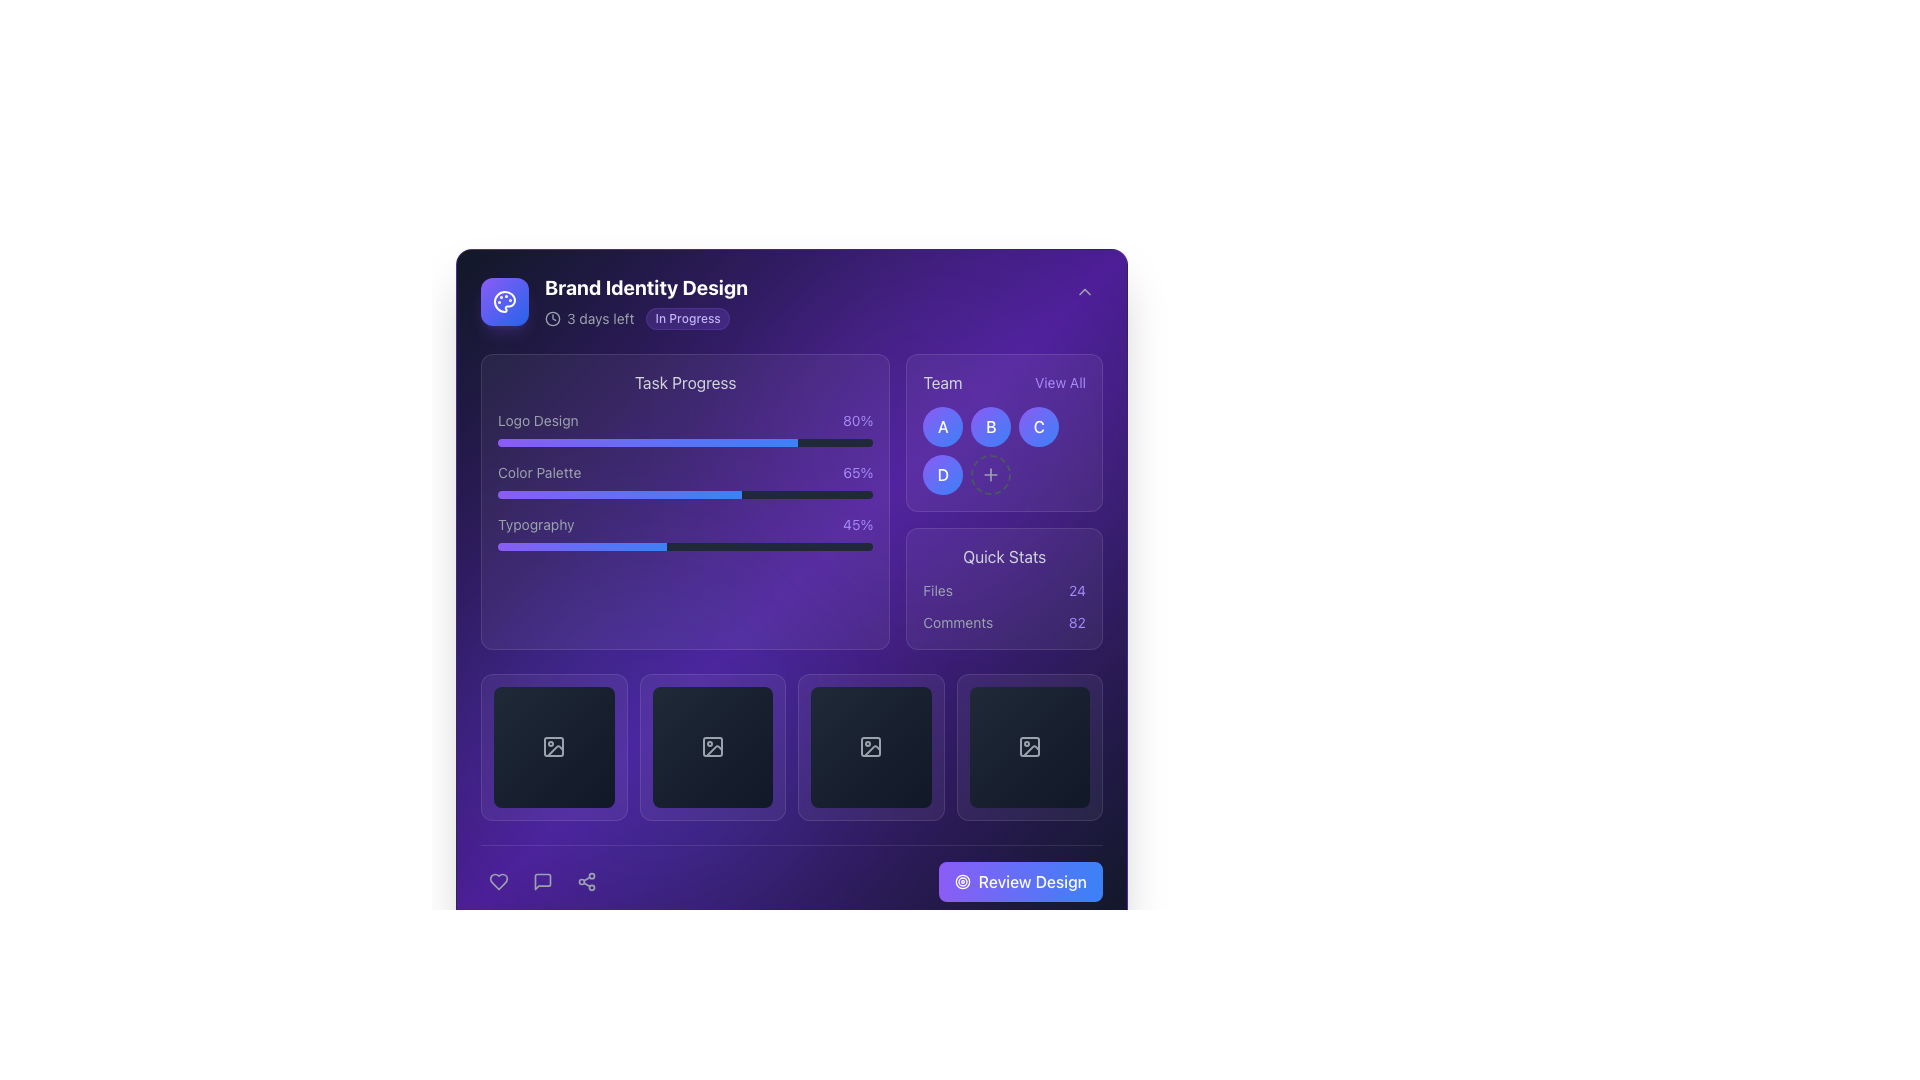 This screenshot has height=1080, width=1920. What do you see at coordinates (937, 589) in the screenshot?
I see `the static text label 'Files' styled in gray, located in the 'Quick Stats' section, adjacent to the '24' statistic` at bounding box center [937, 589].